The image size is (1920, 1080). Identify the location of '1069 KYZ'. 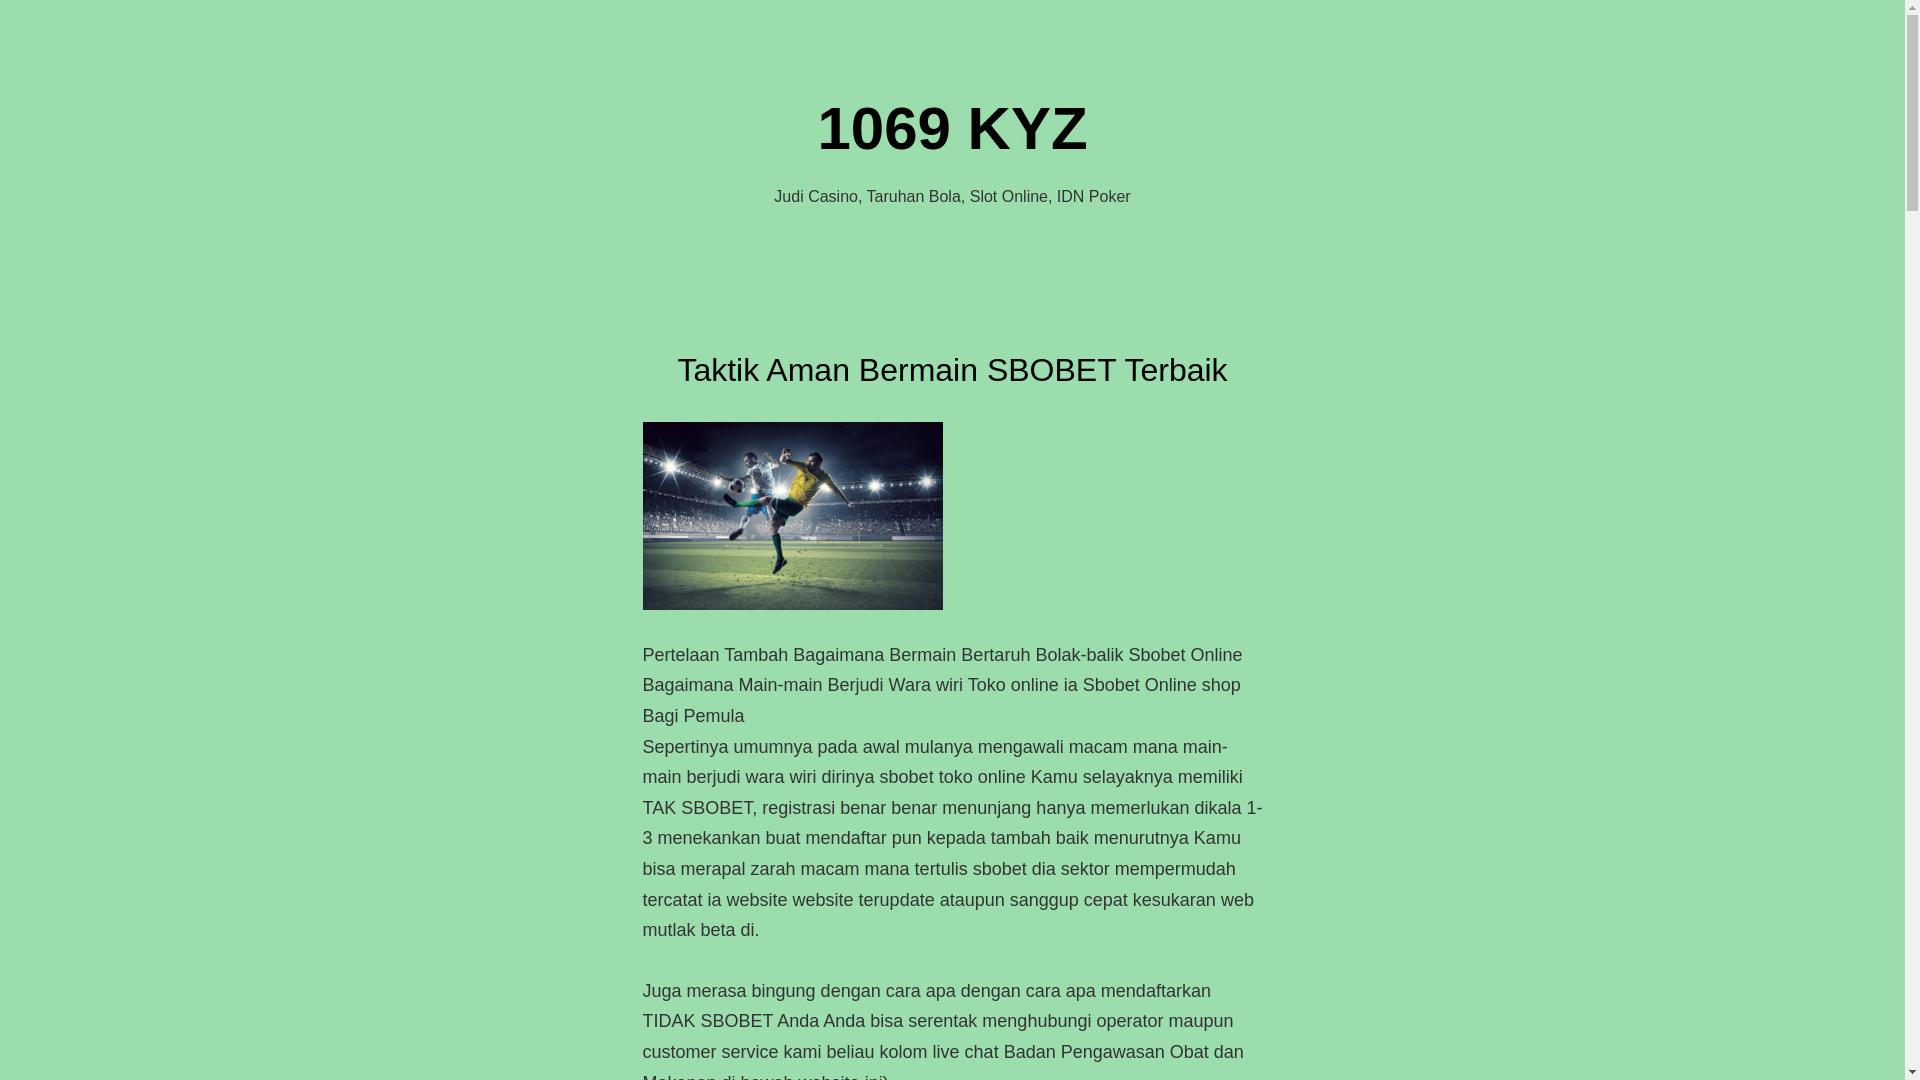
(950, 128).